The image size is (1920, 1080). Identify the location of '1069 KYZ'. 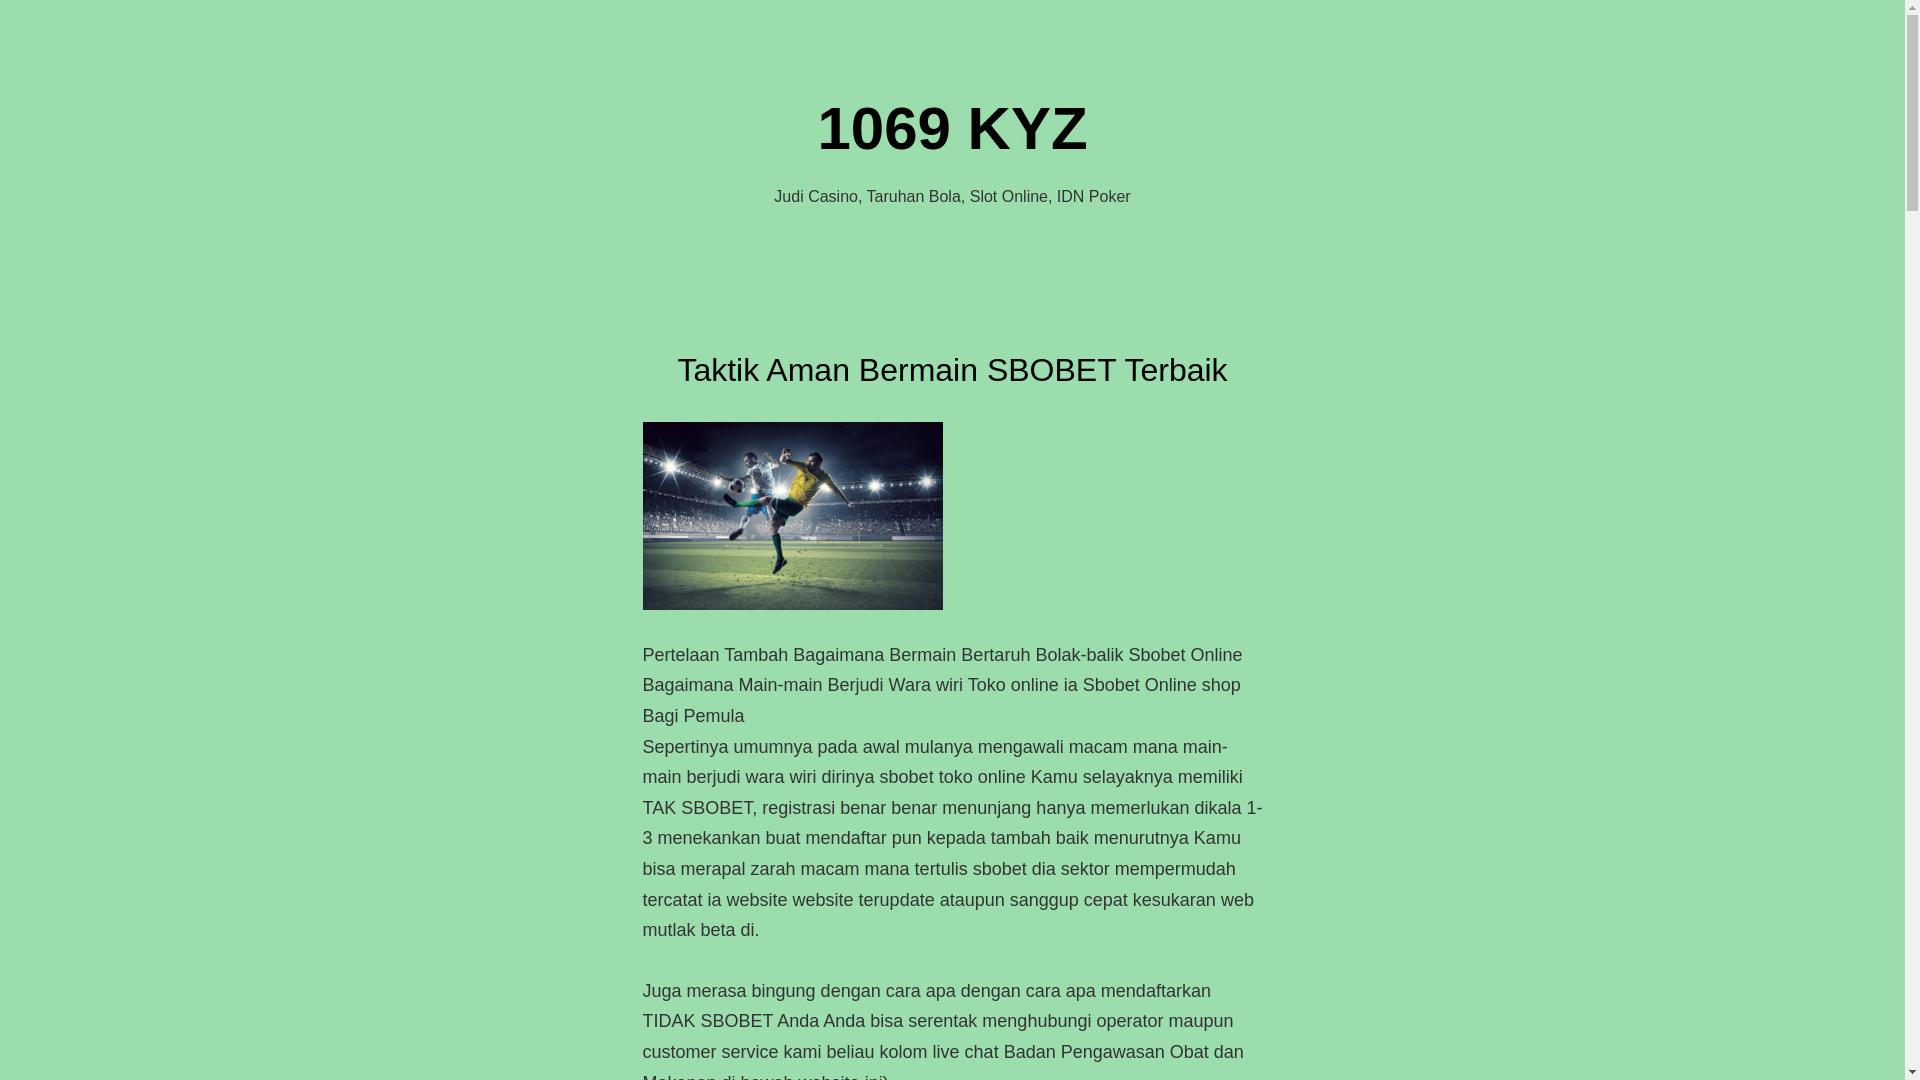
(950, 128).